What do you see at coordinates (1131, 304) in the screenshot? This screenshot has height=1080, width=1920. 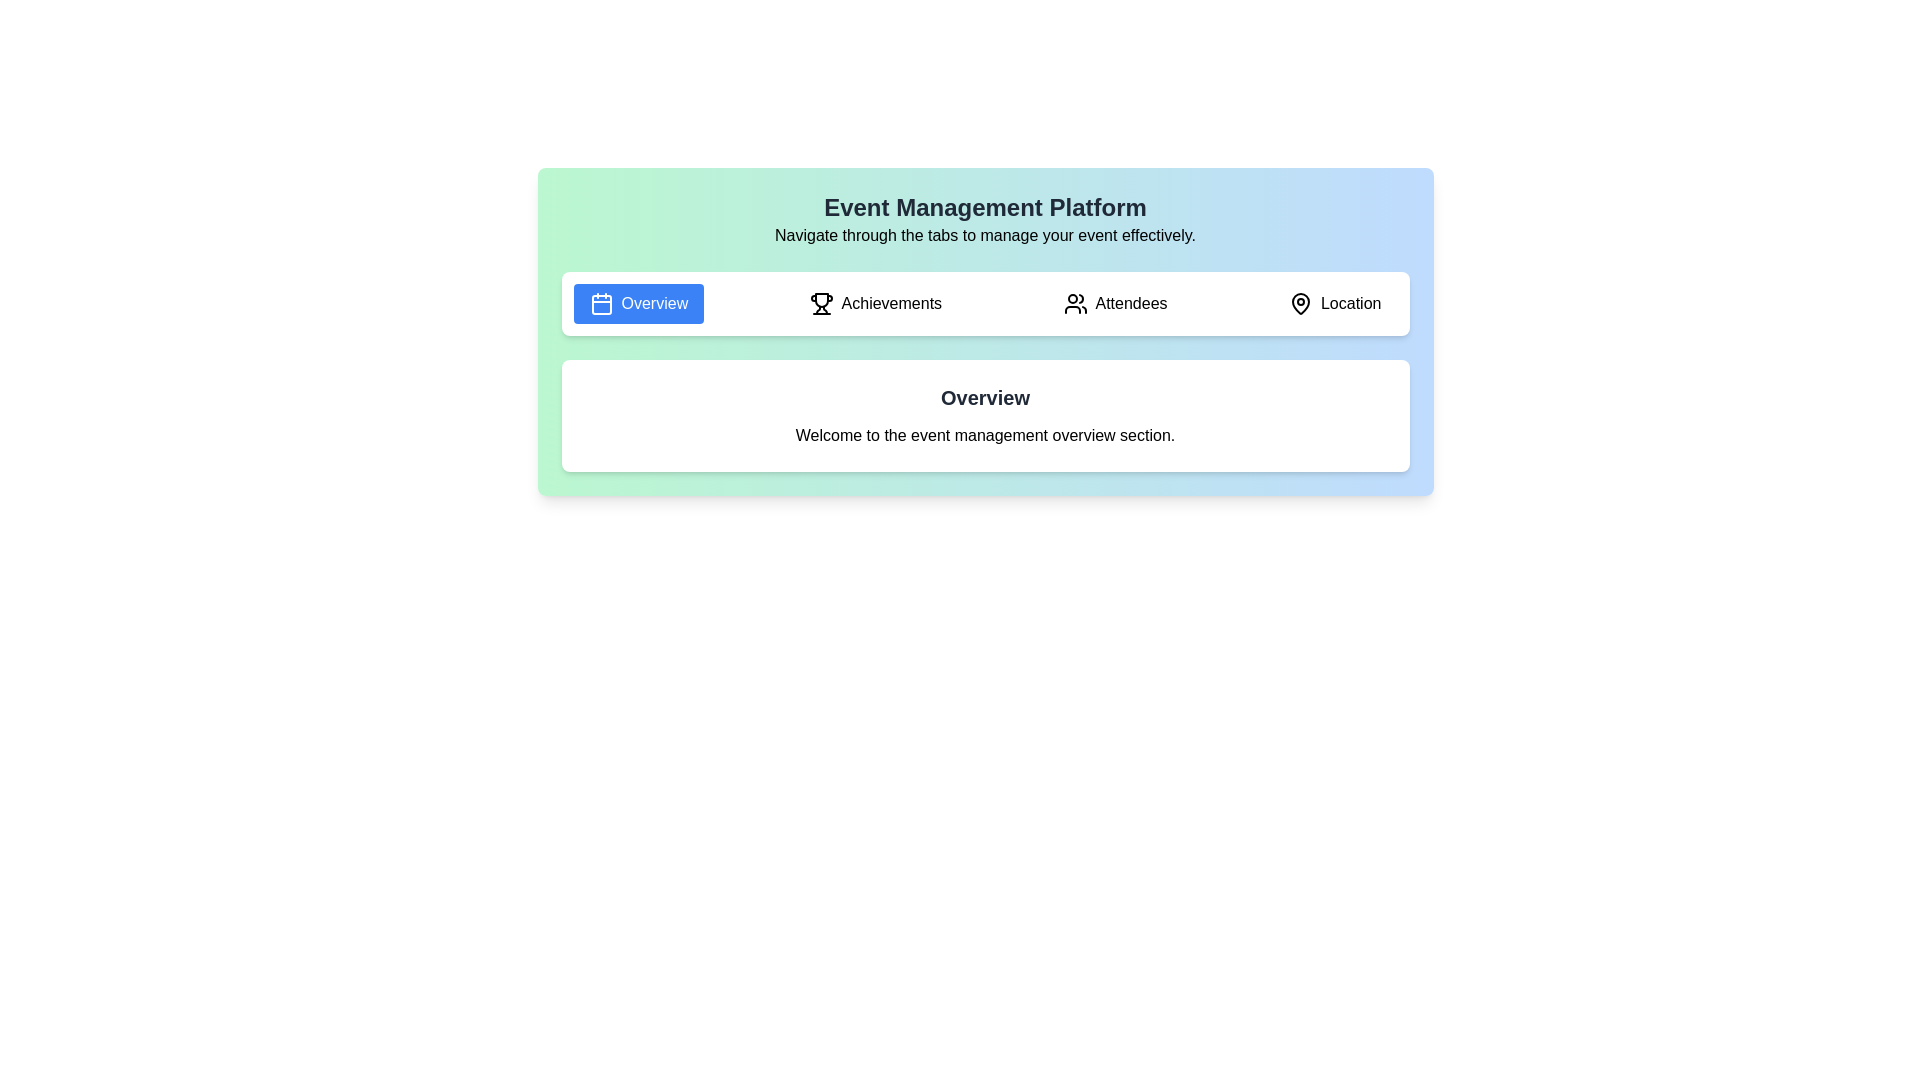 I see `the 'Attendees' text label in the navigation bar` at bounding box center [1131, 304].